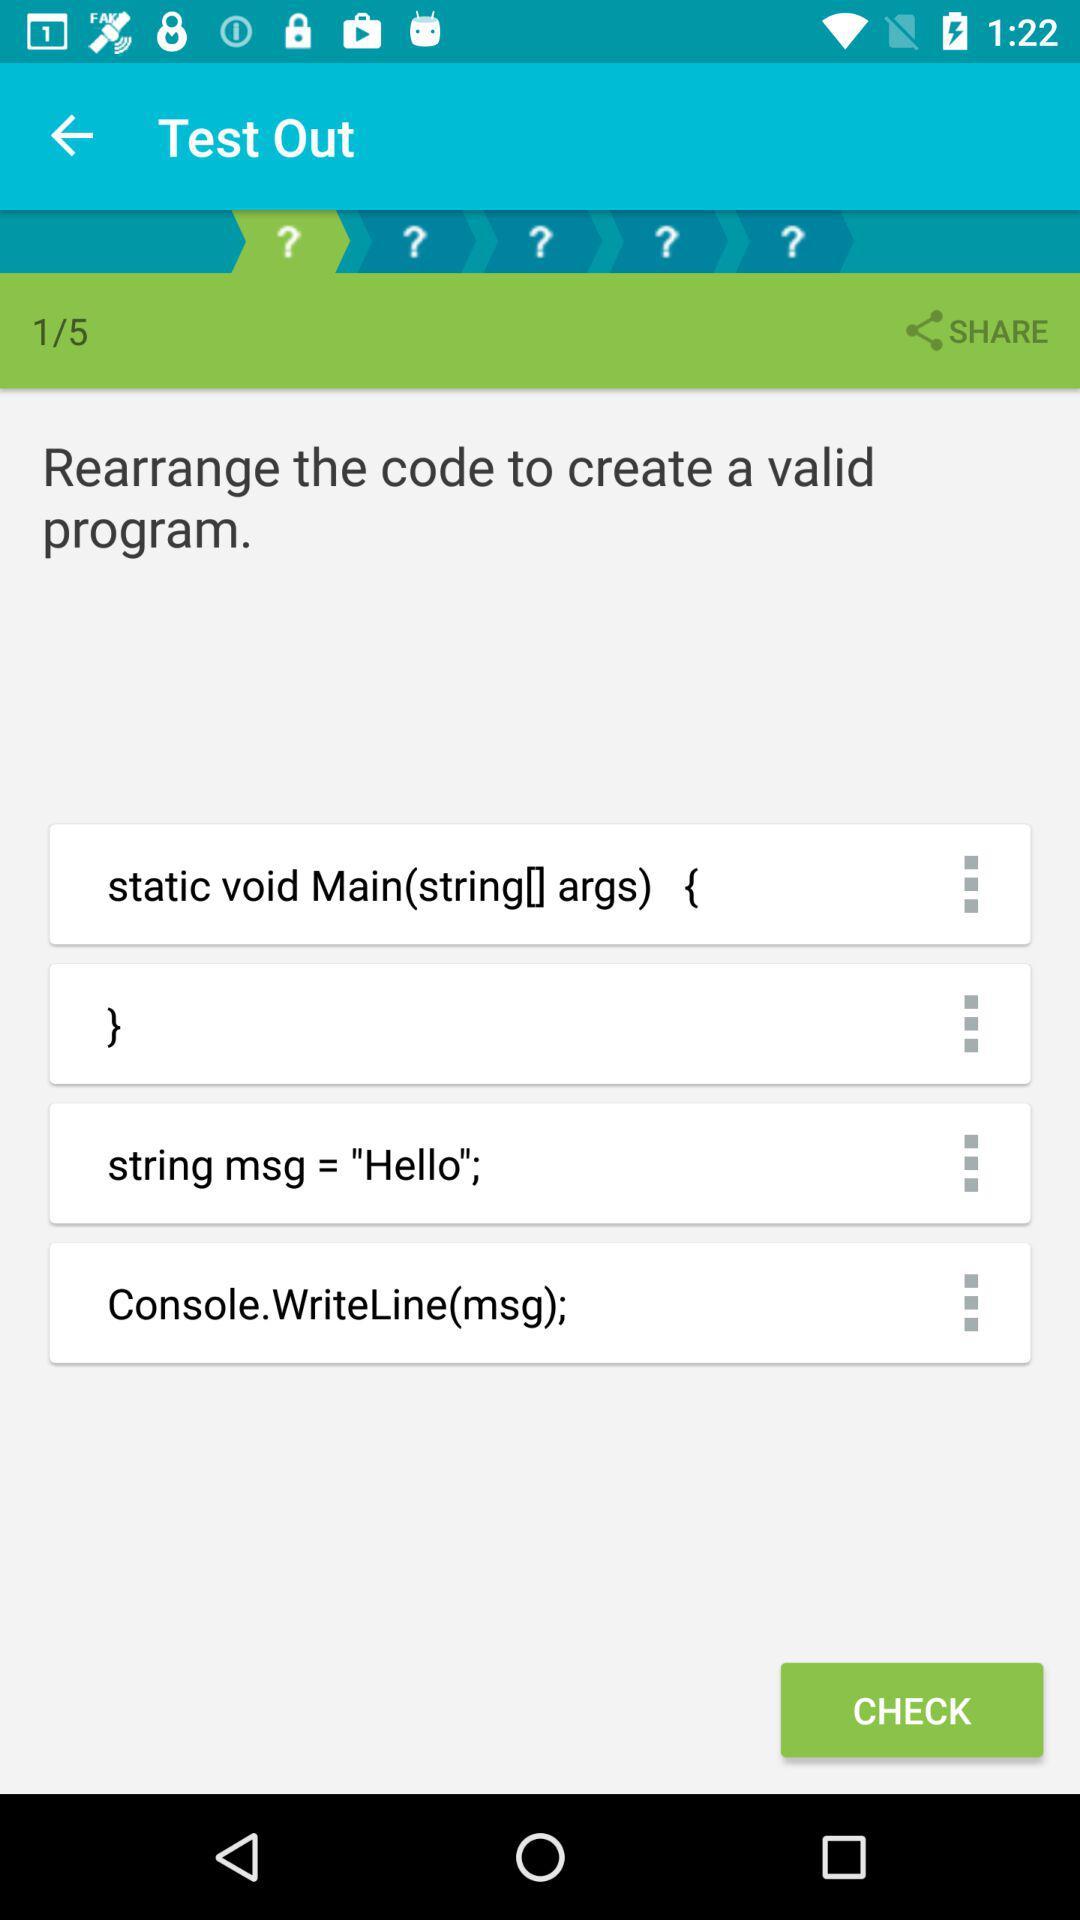 This screenshot has width=1080, height=1920. What do you see at coordinates (790, 240) in the screenshot?
I see `the tab` at bounding box center [790, 240].